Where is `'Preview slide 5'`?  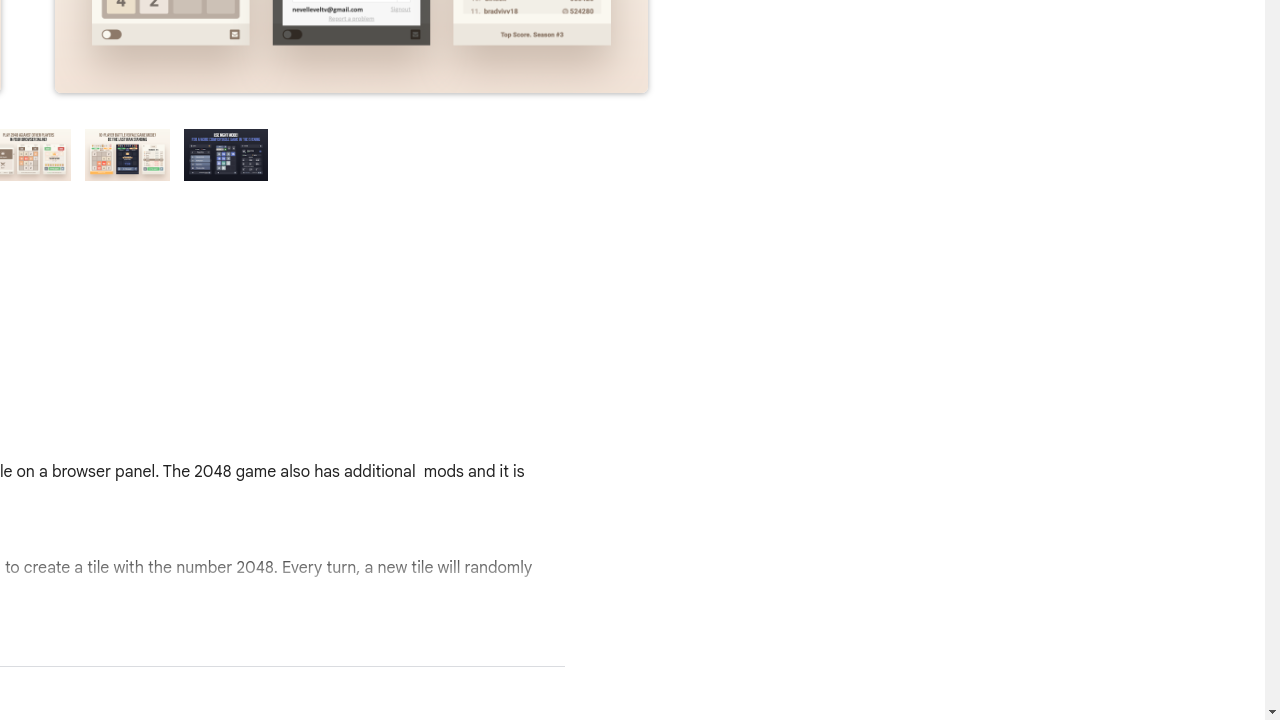 'Preview slide 5' is located at coordinates (226, 154).